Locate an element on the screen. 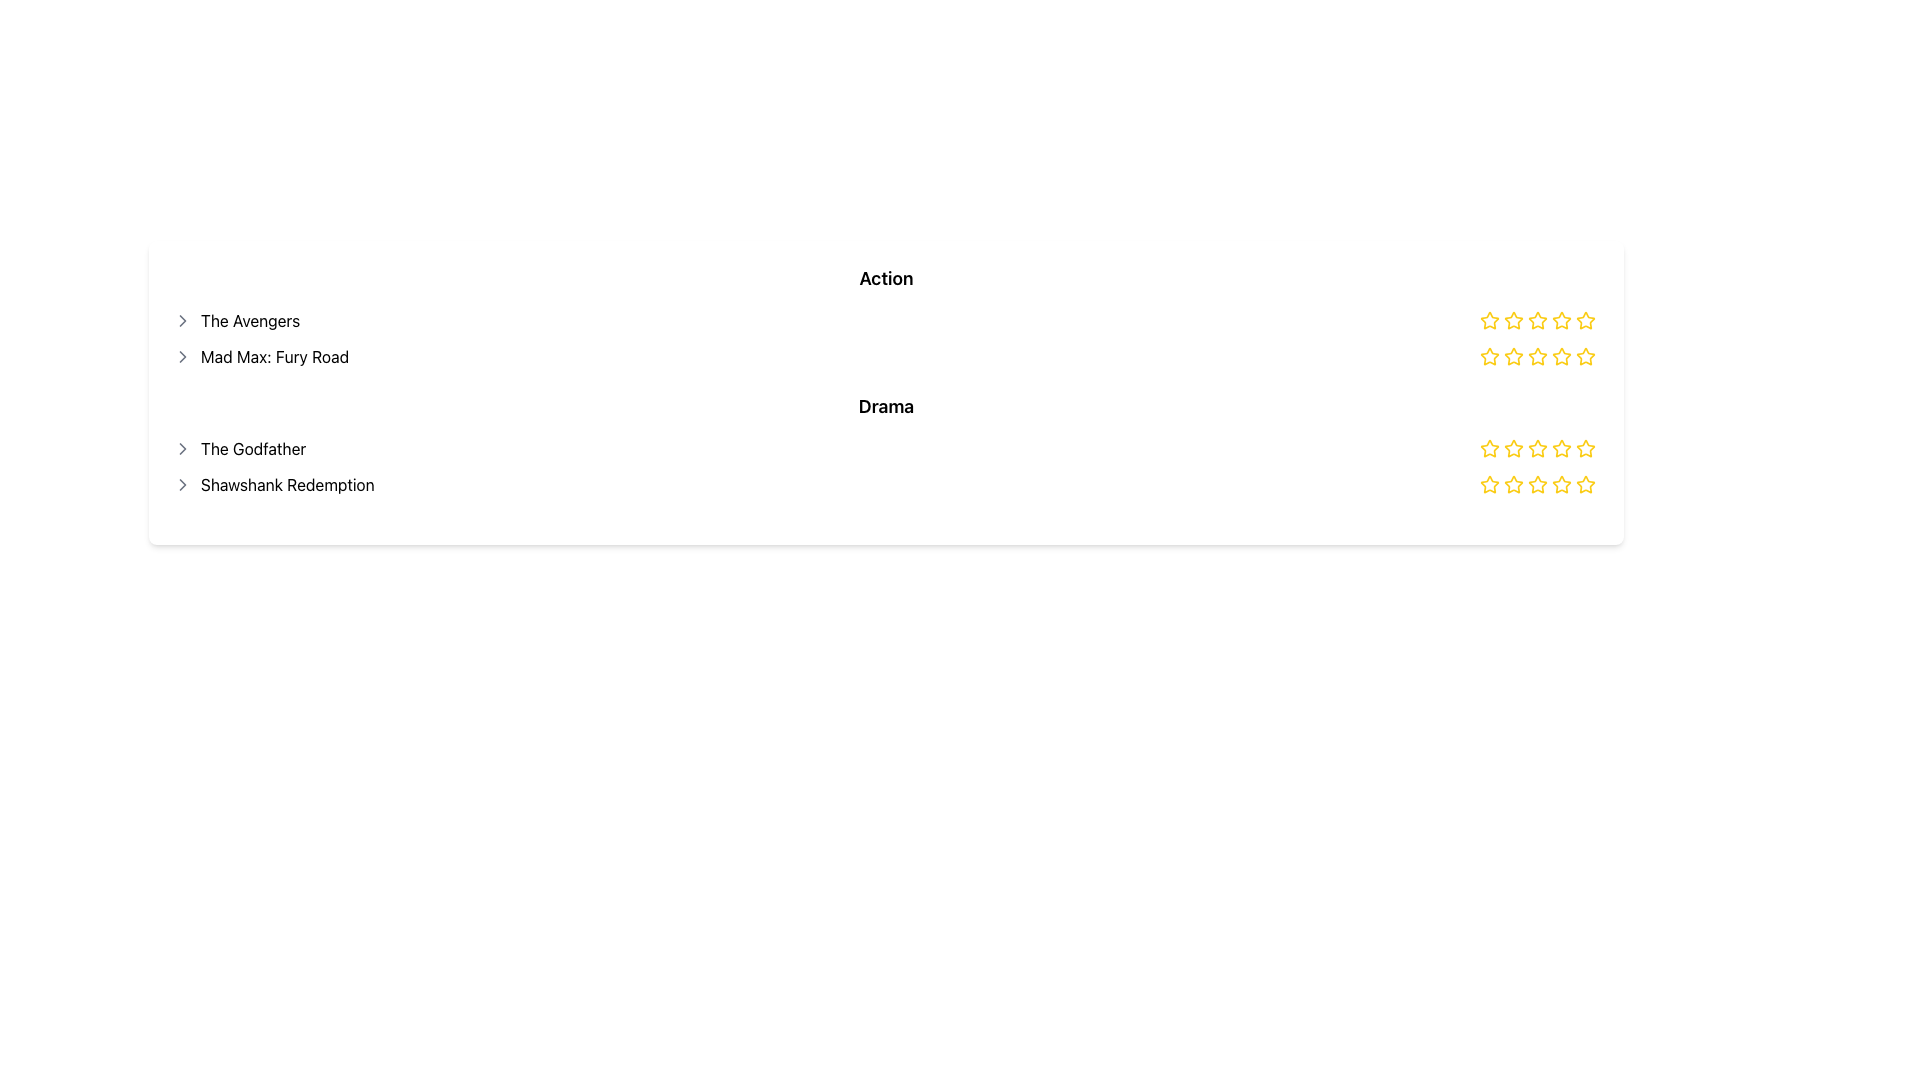 This screenshot has height=1080, width=1920. the first Rating Star Icon in the row of star icons for the 'Shawshank Redemption' item in the 'Drama' category is located at coordinates (1489, 485).